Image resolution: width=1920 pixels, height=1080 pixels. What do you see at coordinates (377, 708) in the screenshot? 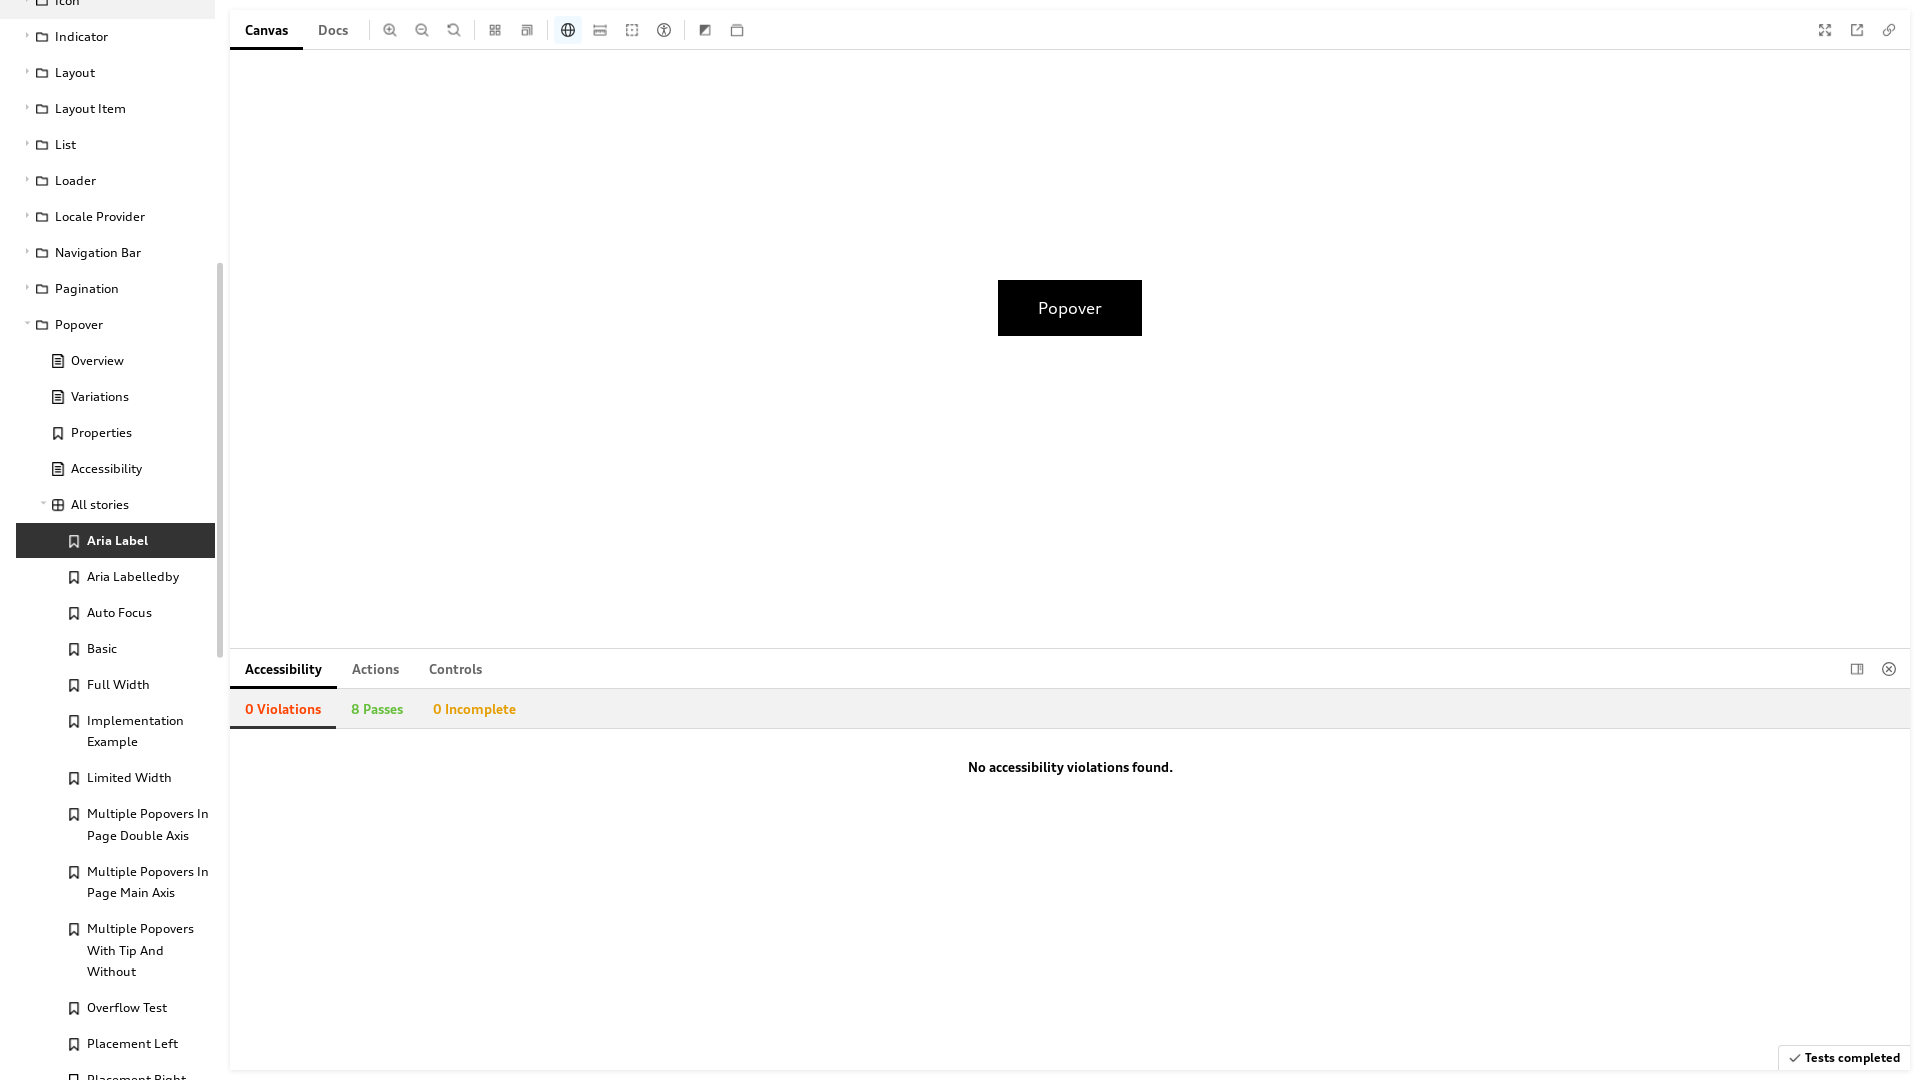
I see `'8 Passes'` at bounding box center [377, 708].